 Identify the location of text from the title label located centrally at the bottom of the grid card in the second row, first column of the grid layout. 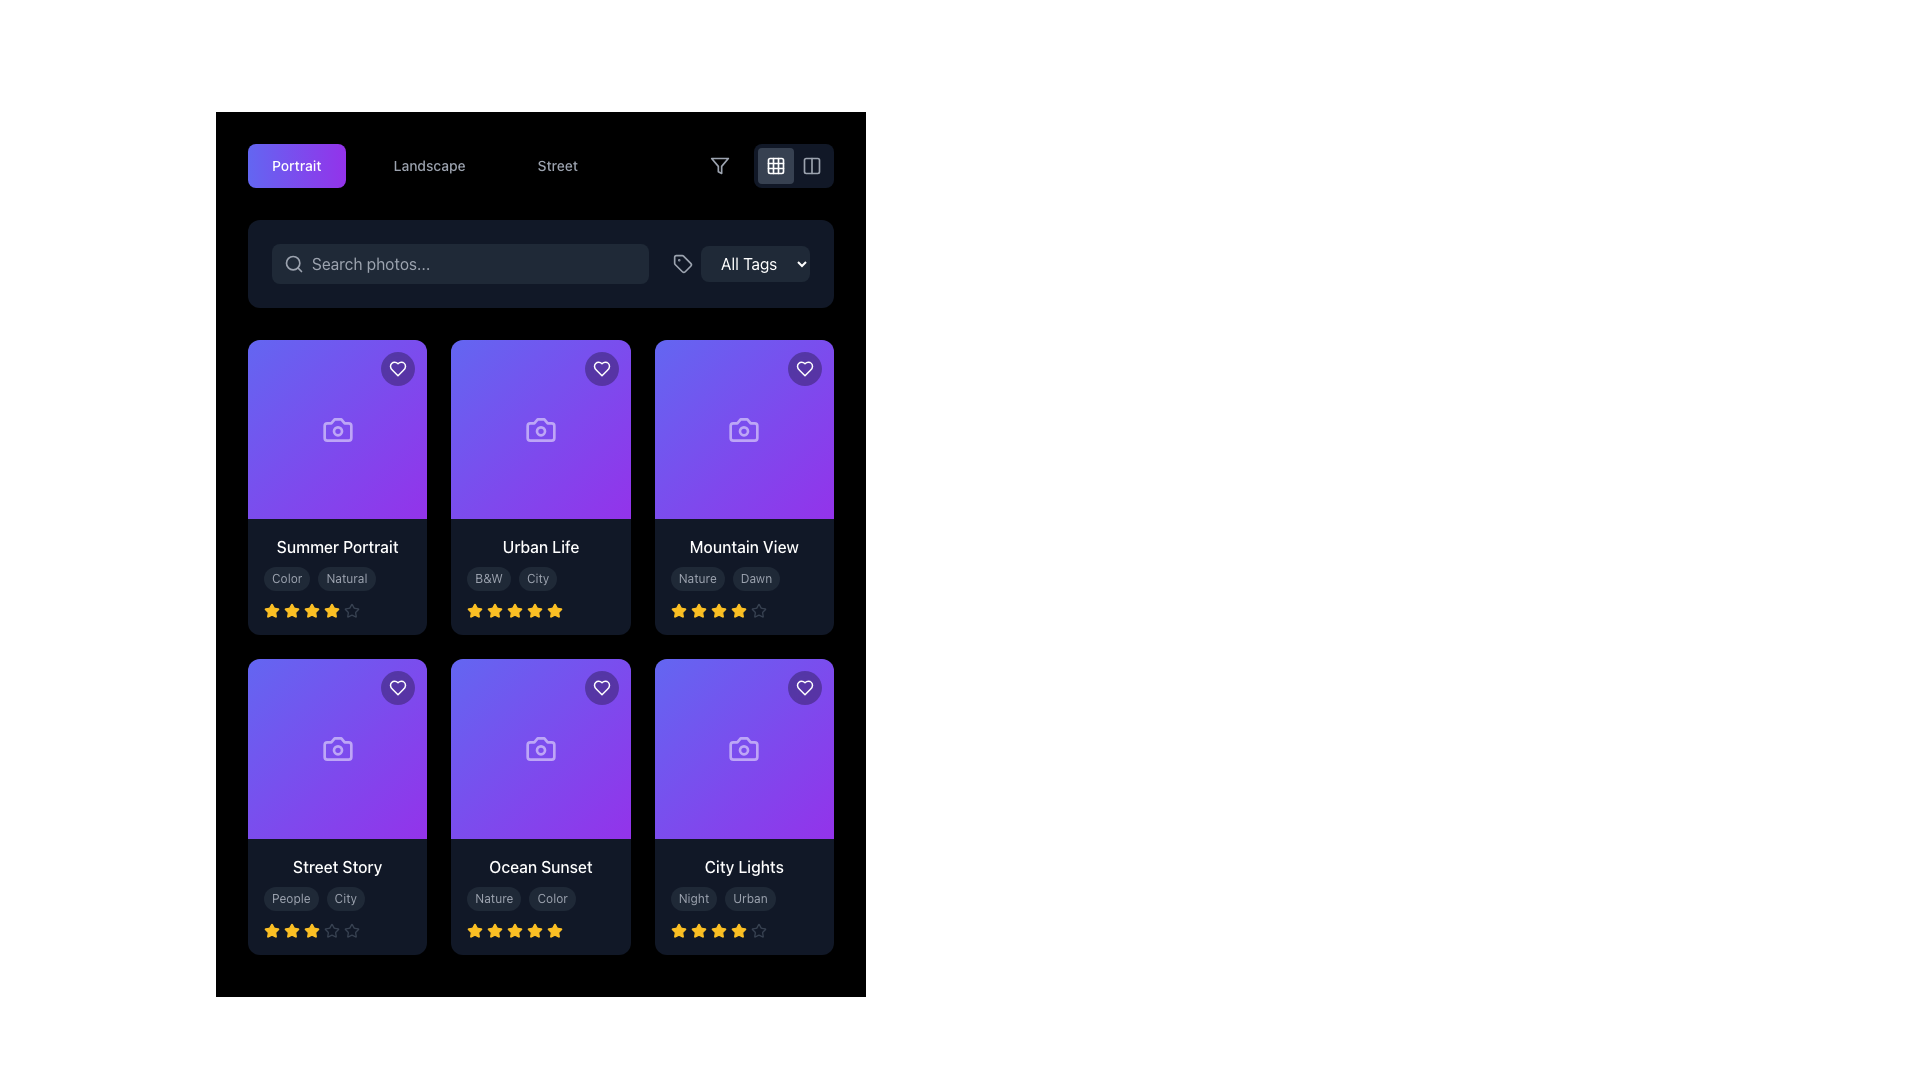
(337, 865).